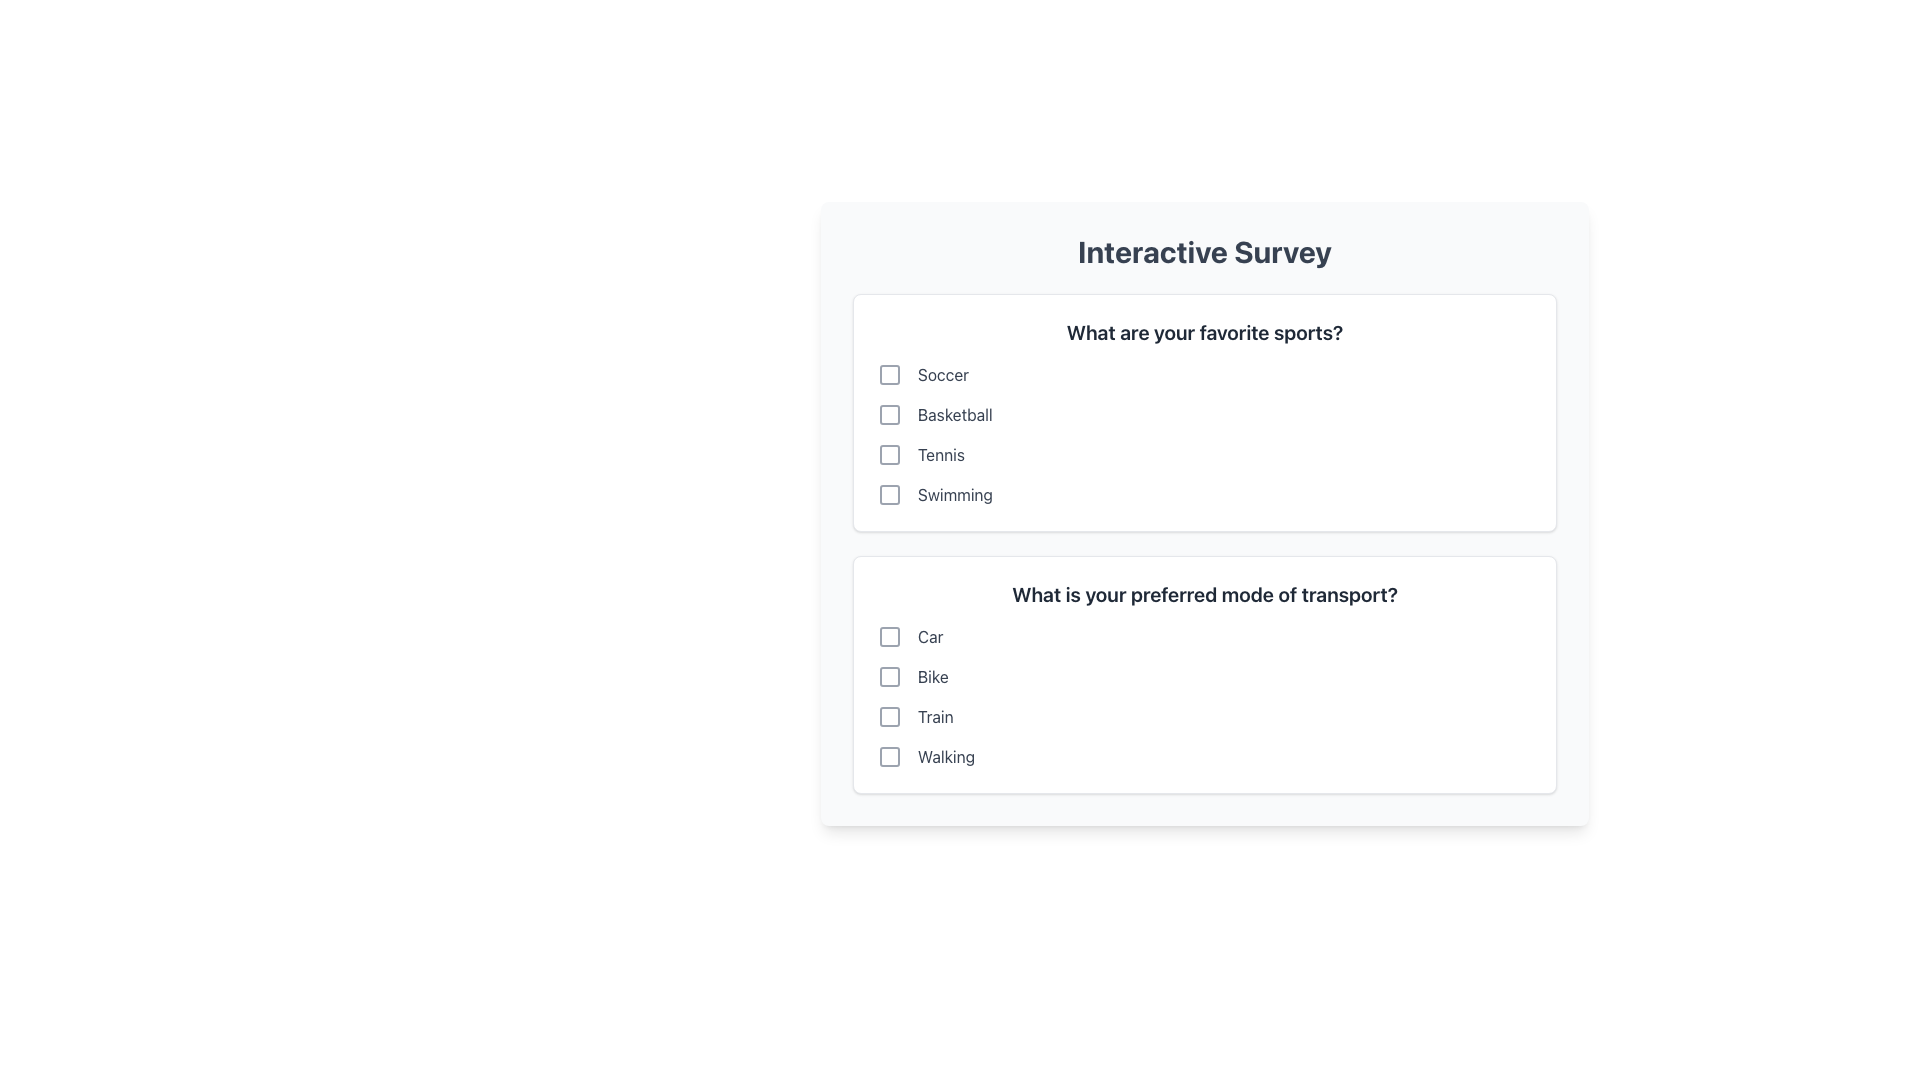 The image size is (1920, 1080). Describe the element at coordinates (888, 676) in the screenshot. I see `the graphical decorative element inside the checkbox associated with the 'Bike' option in the question 'What is your preferred mode of transport?'` at that location.